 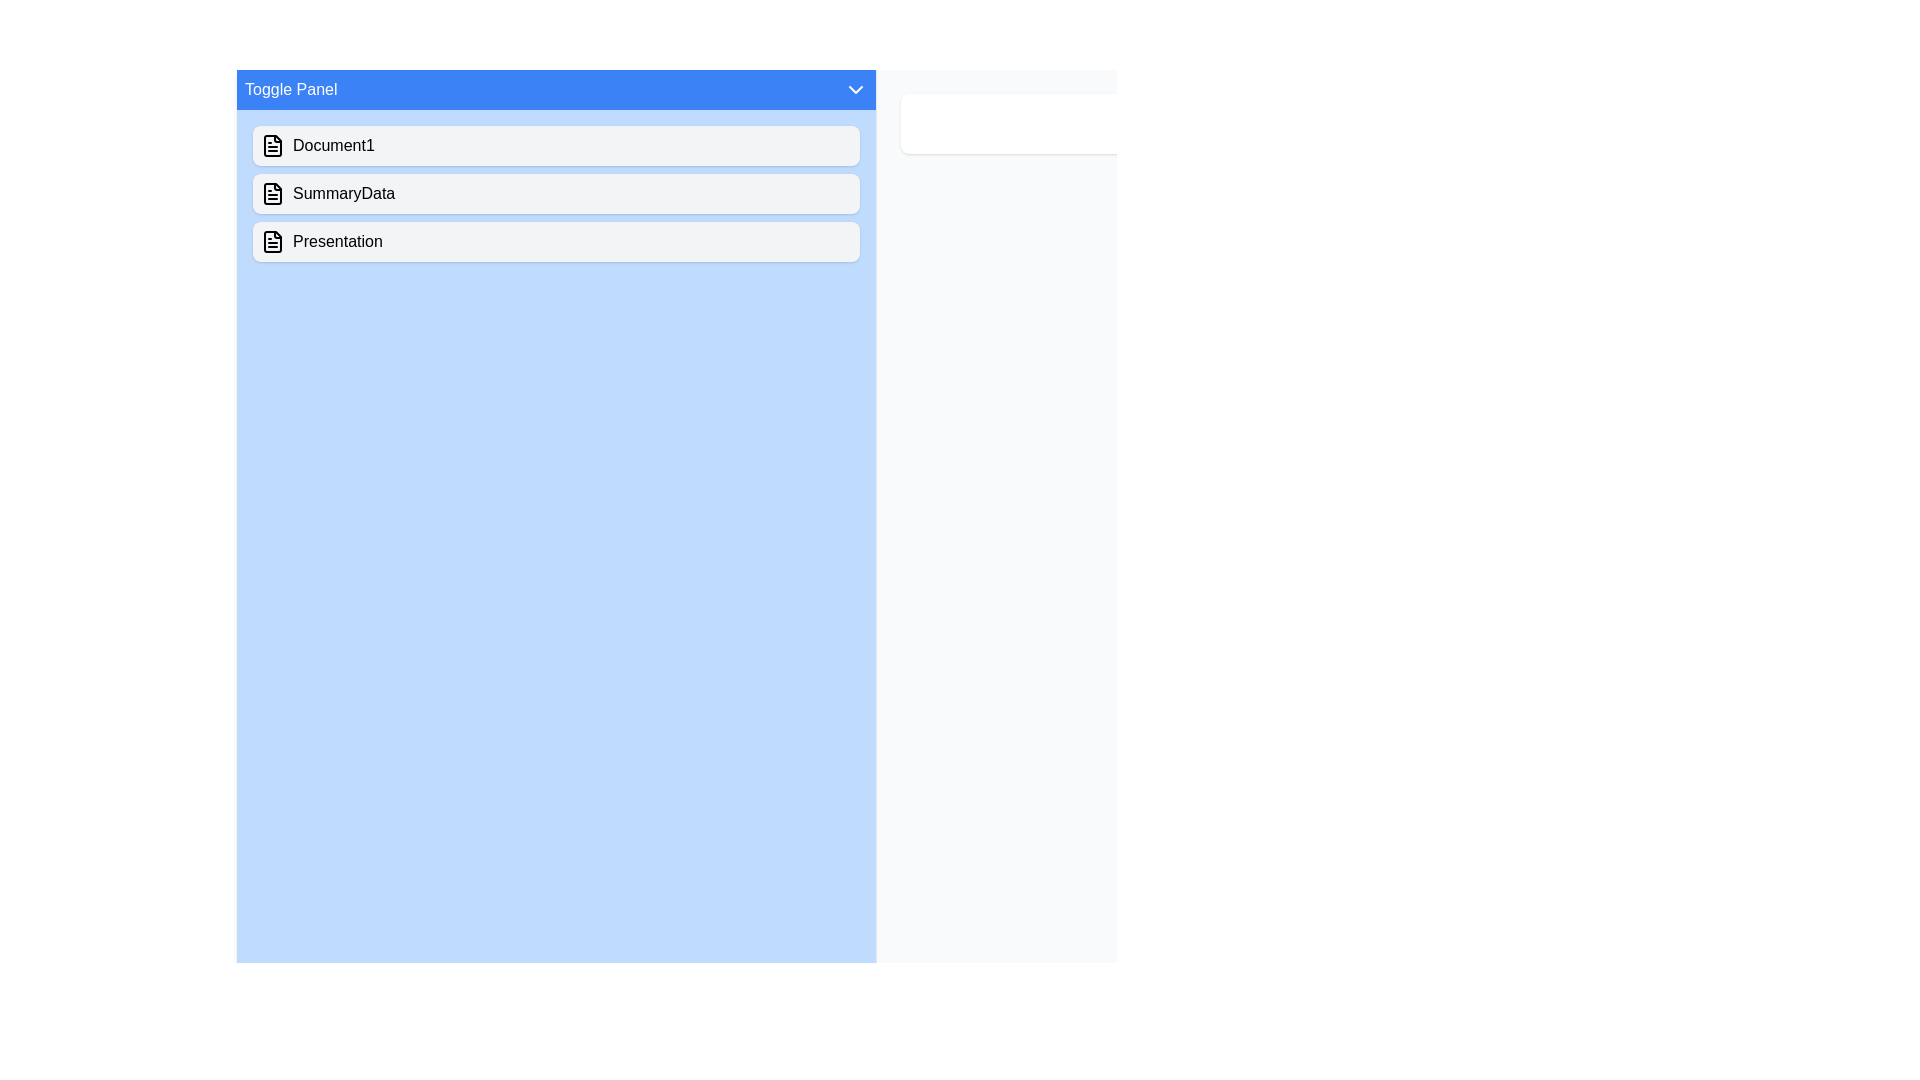 What do you see at coordinates (272, 145) in the screenshot?
I see `the file icon representing the 'Document1' entry in the list located under the 'Toggle Panel' header` at bounding box center [272, 145].